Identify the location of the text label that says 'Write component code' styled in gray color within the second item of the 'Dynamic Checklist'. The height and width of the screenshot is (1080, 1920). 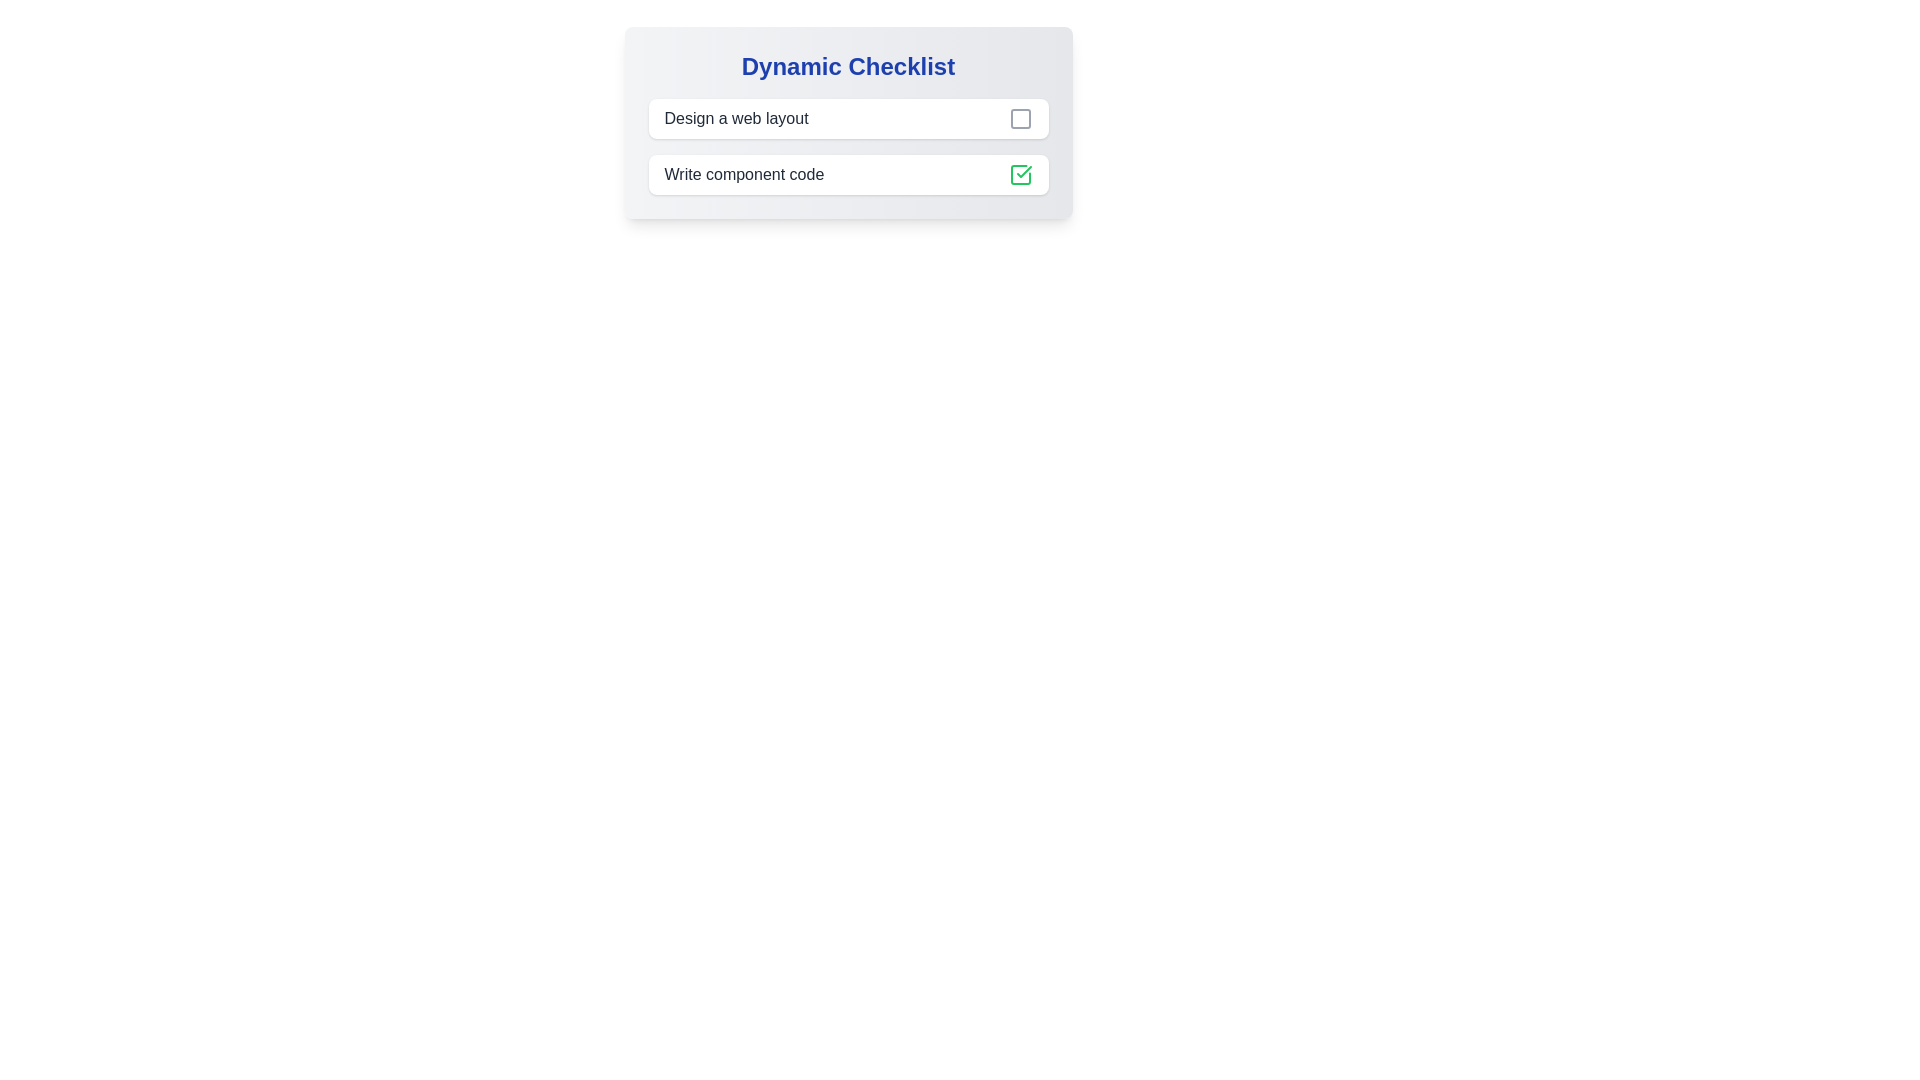
(743, 173).